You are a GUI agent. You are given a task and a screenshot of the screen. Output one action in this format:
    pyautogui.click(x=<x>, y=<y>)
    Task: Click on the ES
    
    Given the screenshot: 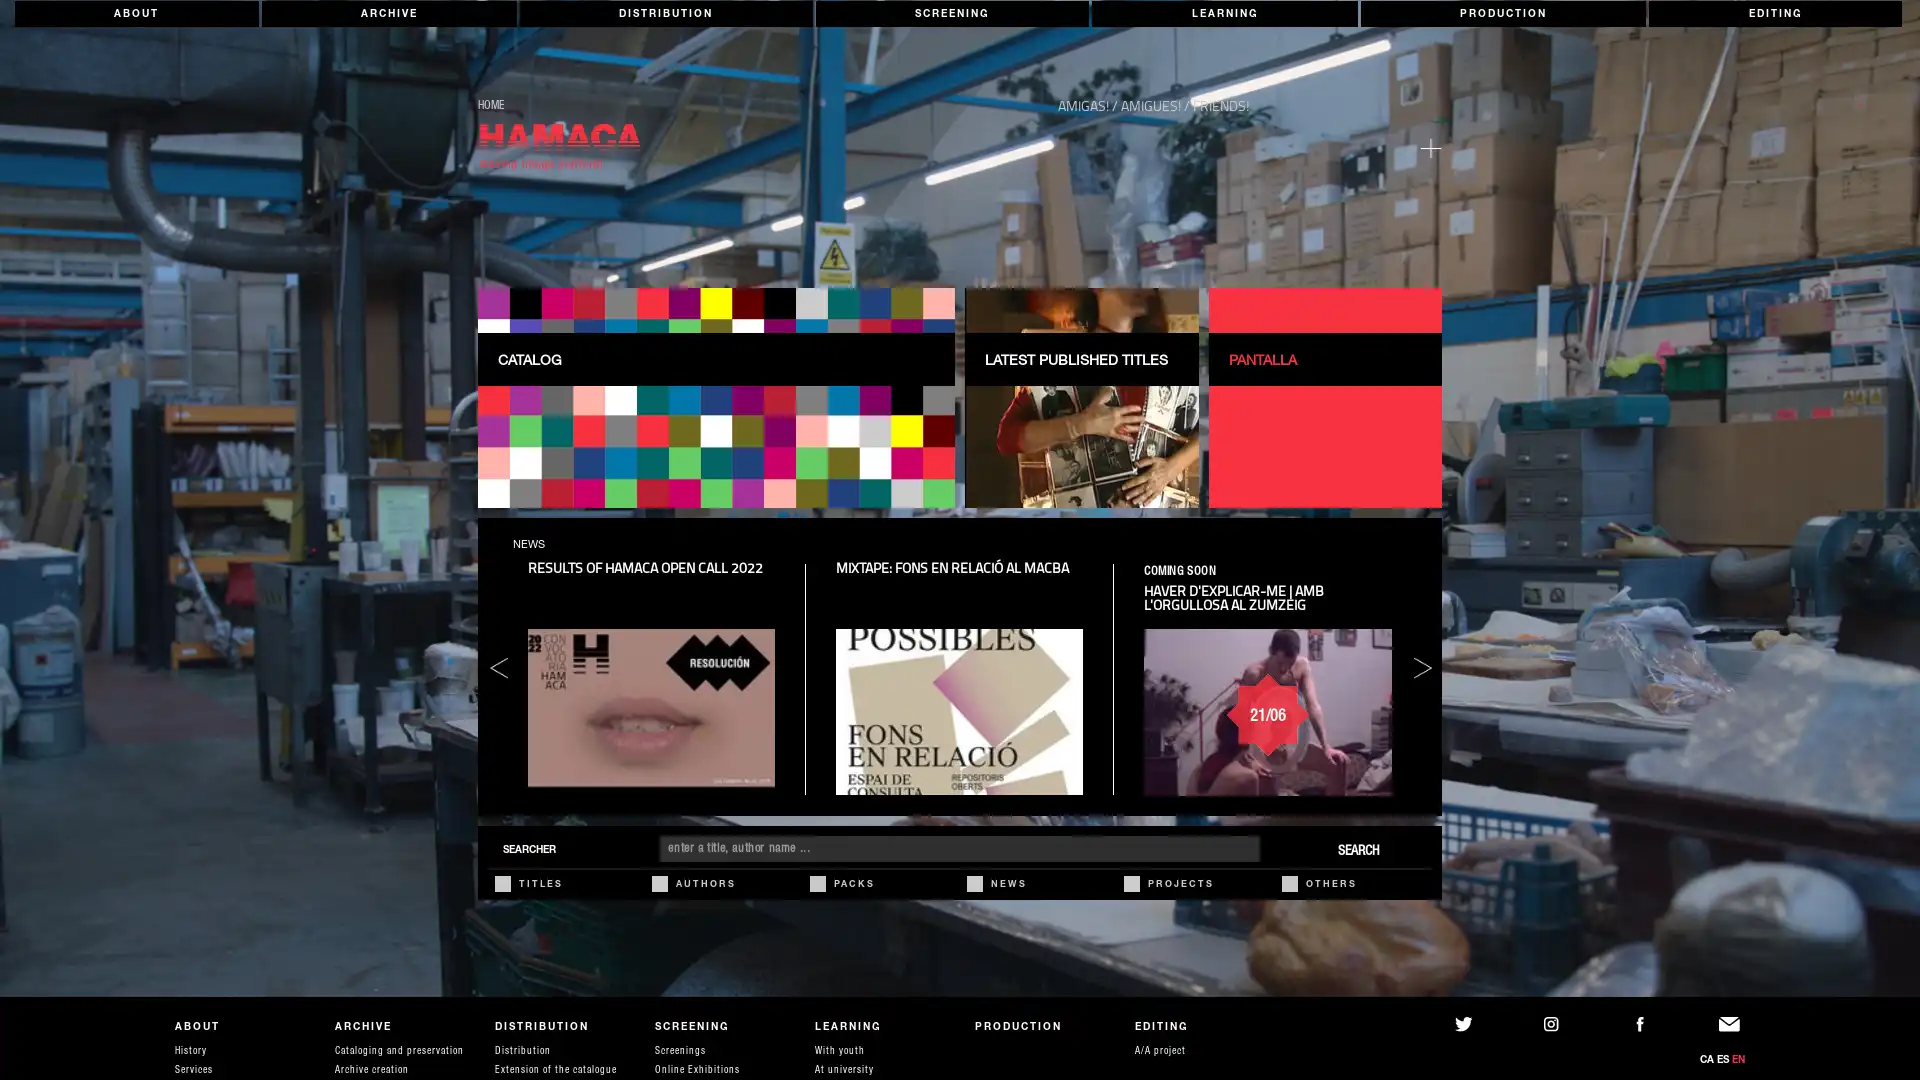 What is the action you would take?
    pyautogui.click(x=1721, y=1059)
    